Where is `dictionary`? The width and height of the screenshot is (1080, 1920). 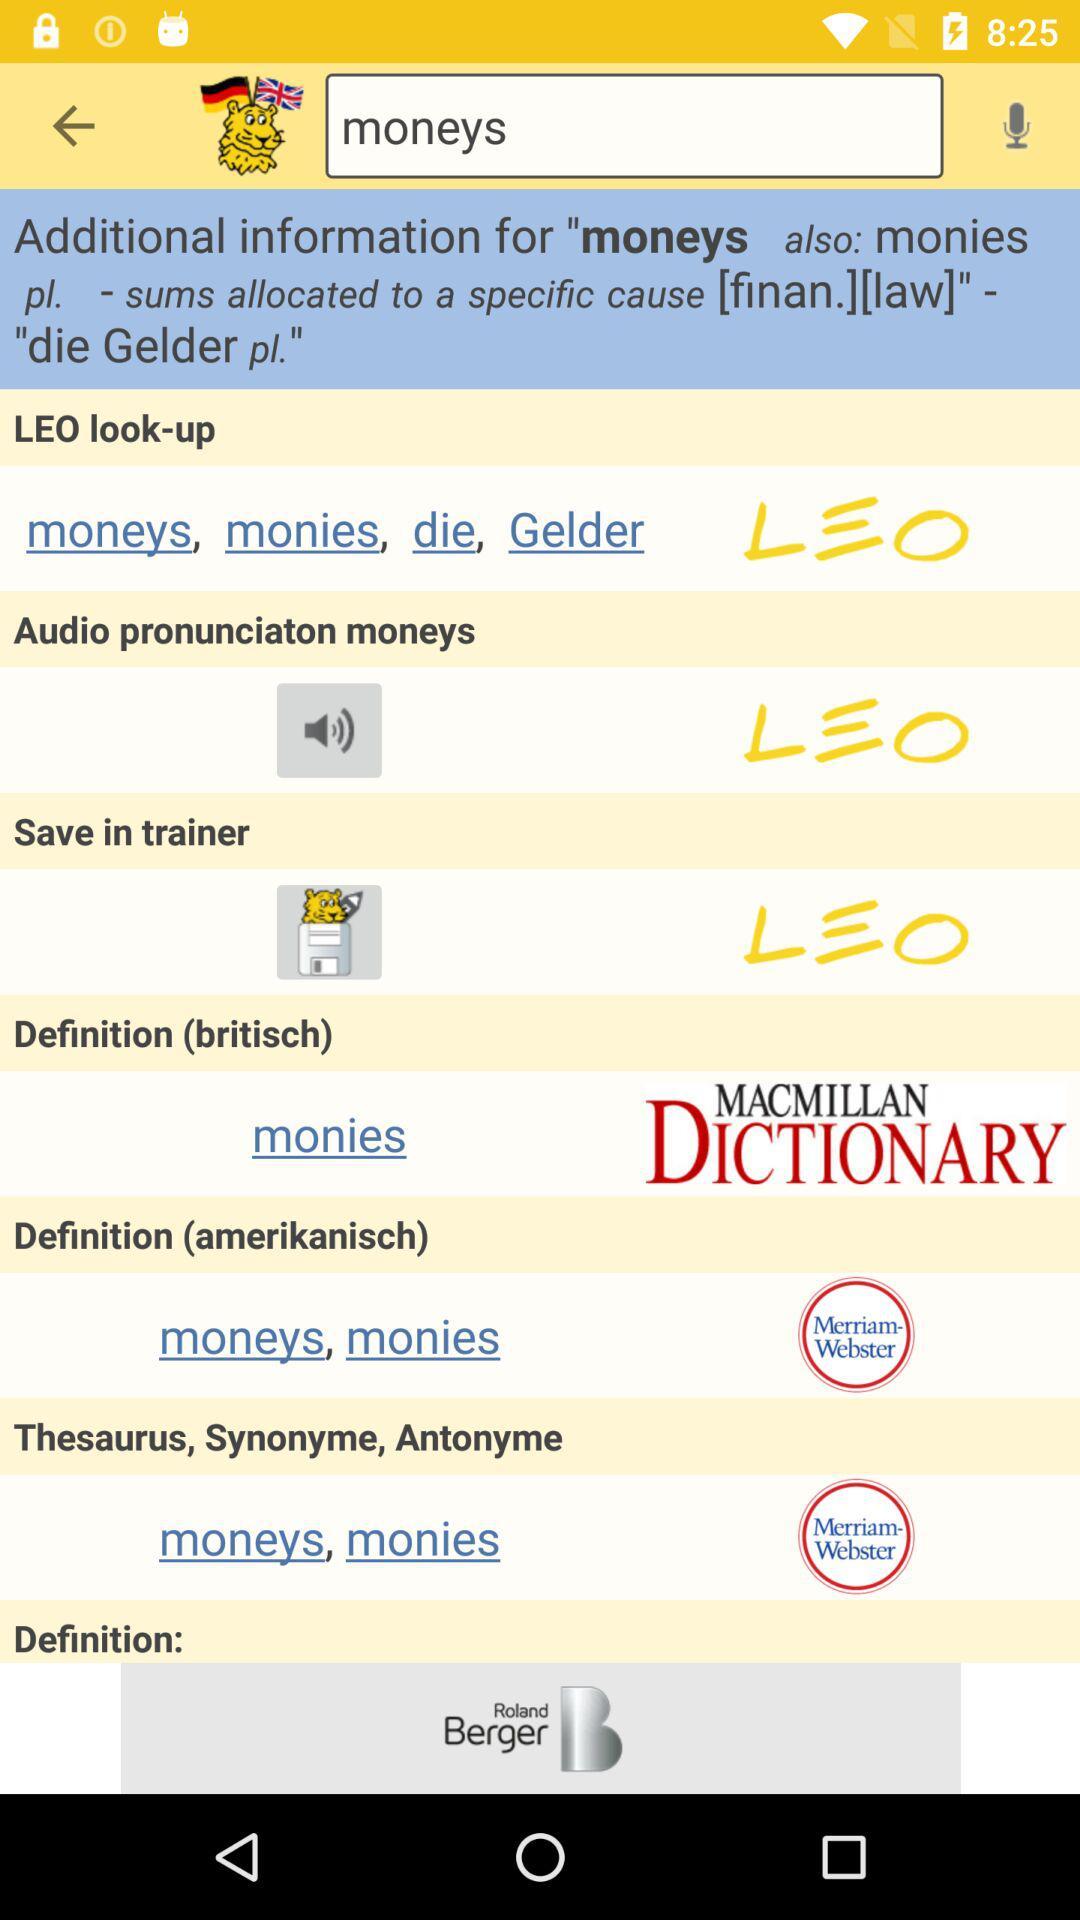
dictionary is located at coordinates (855, 1536).